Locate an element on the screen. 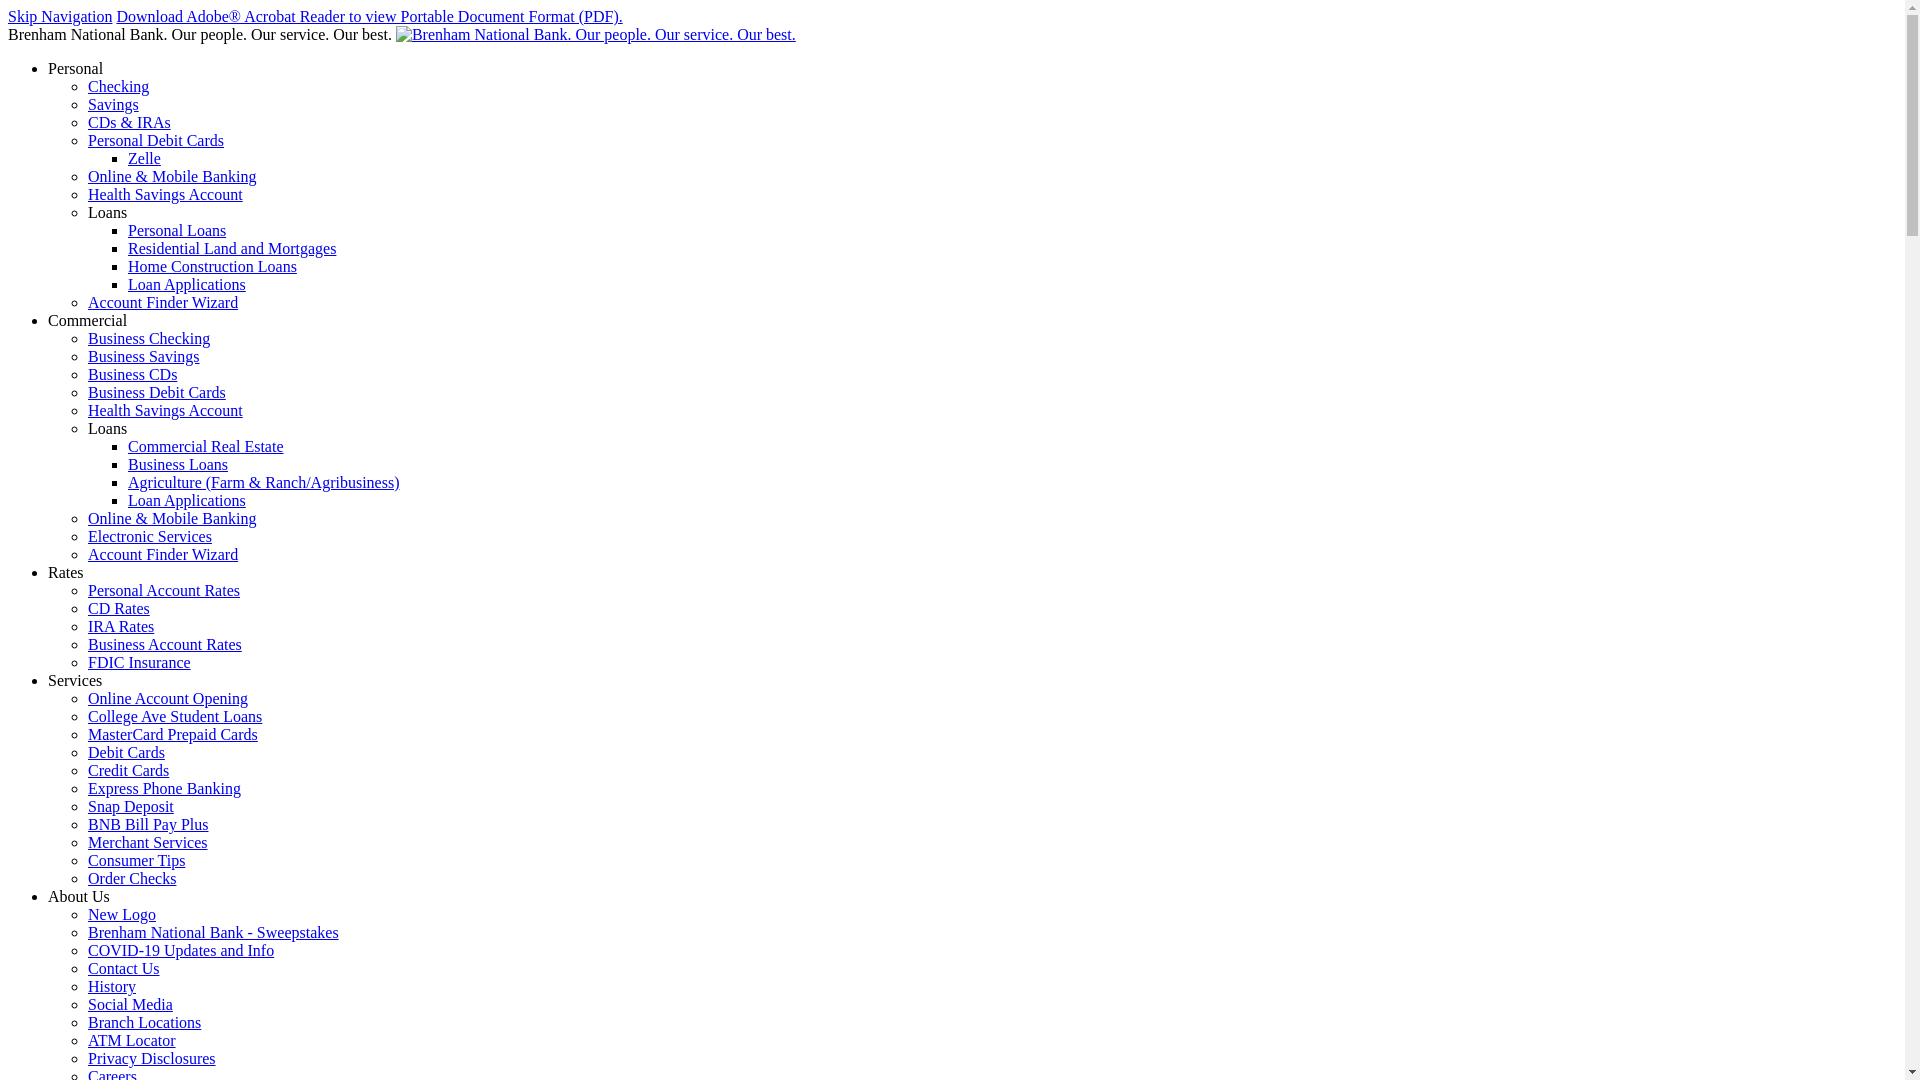 The height and width of the screenshot is (1080, 1920). 'Commercial Real Estate' is located at coordinates (206, 445).